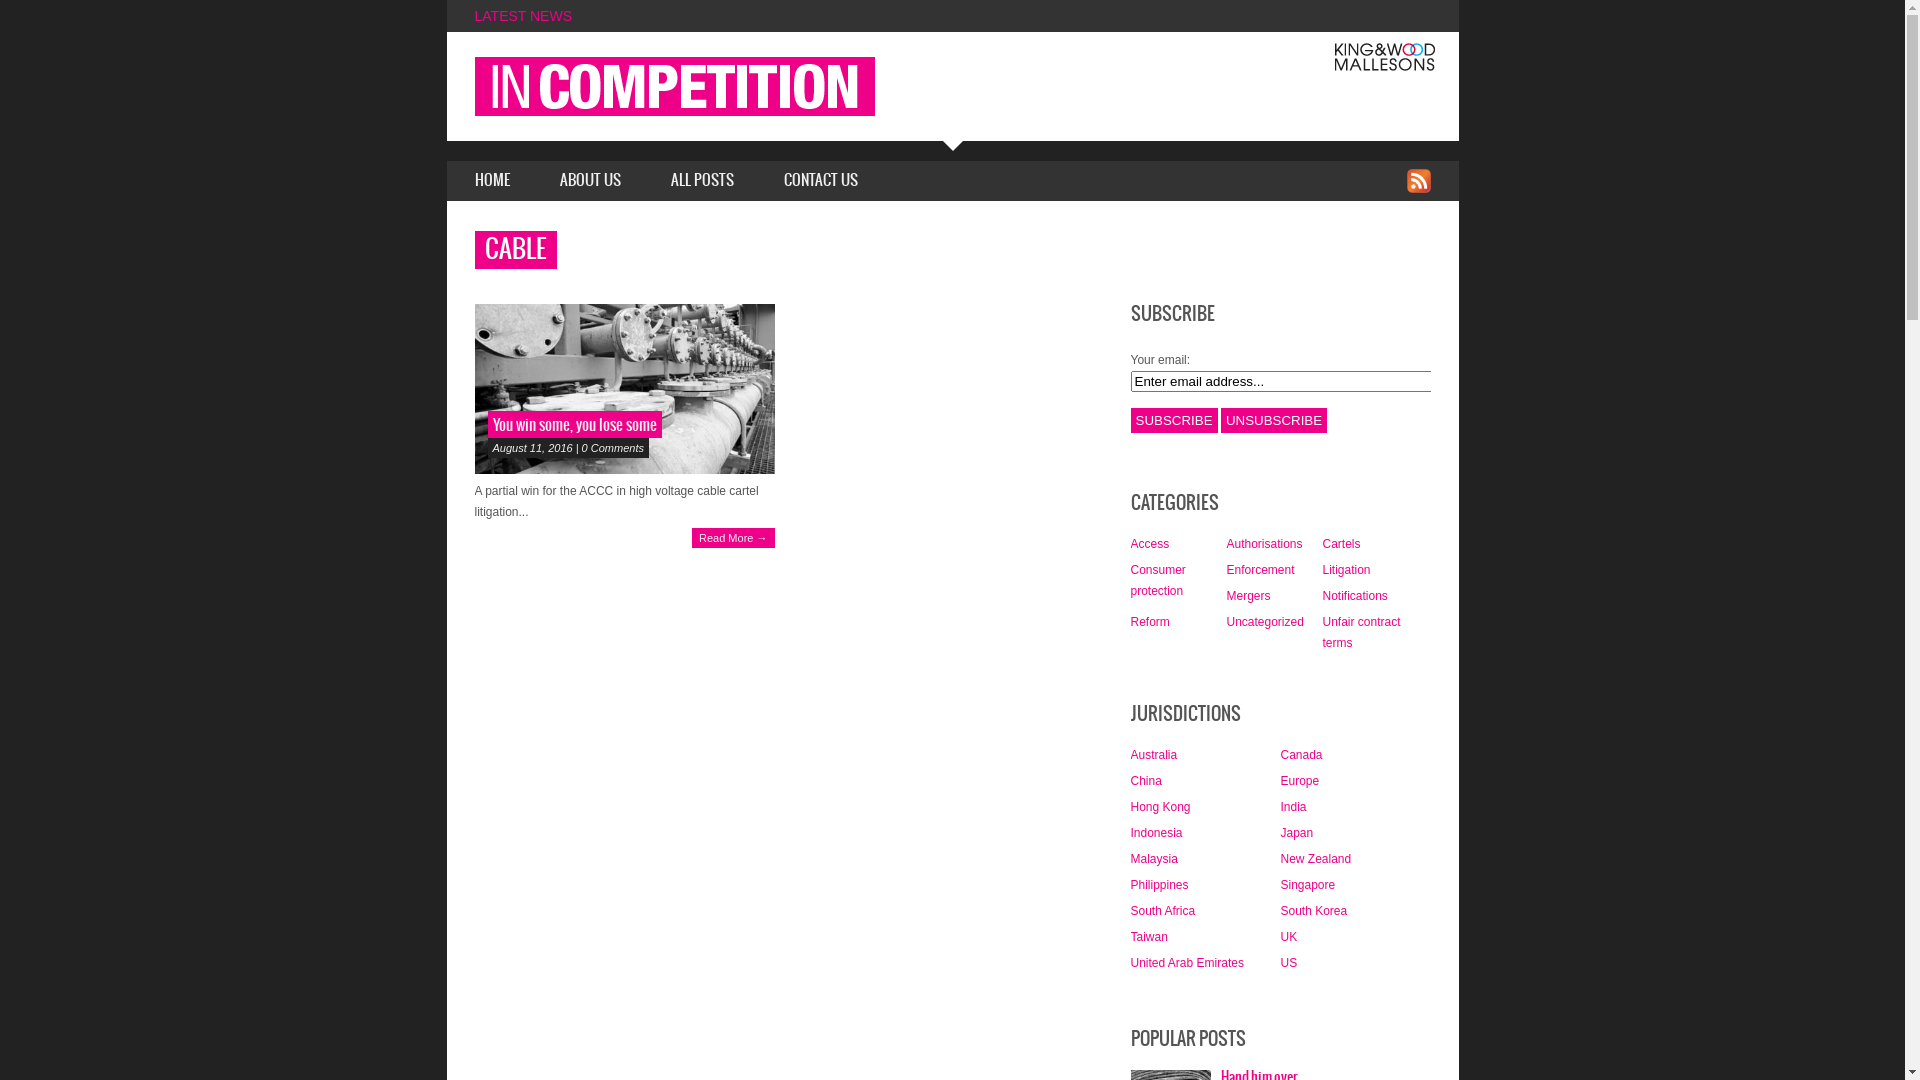 Image resolution: width=1920 pixels, height=1080 pixels. What do you see at coordinates (1345, 570) in the screenshot?
I see `'Litigation'` at bounding box center [1345, 570].